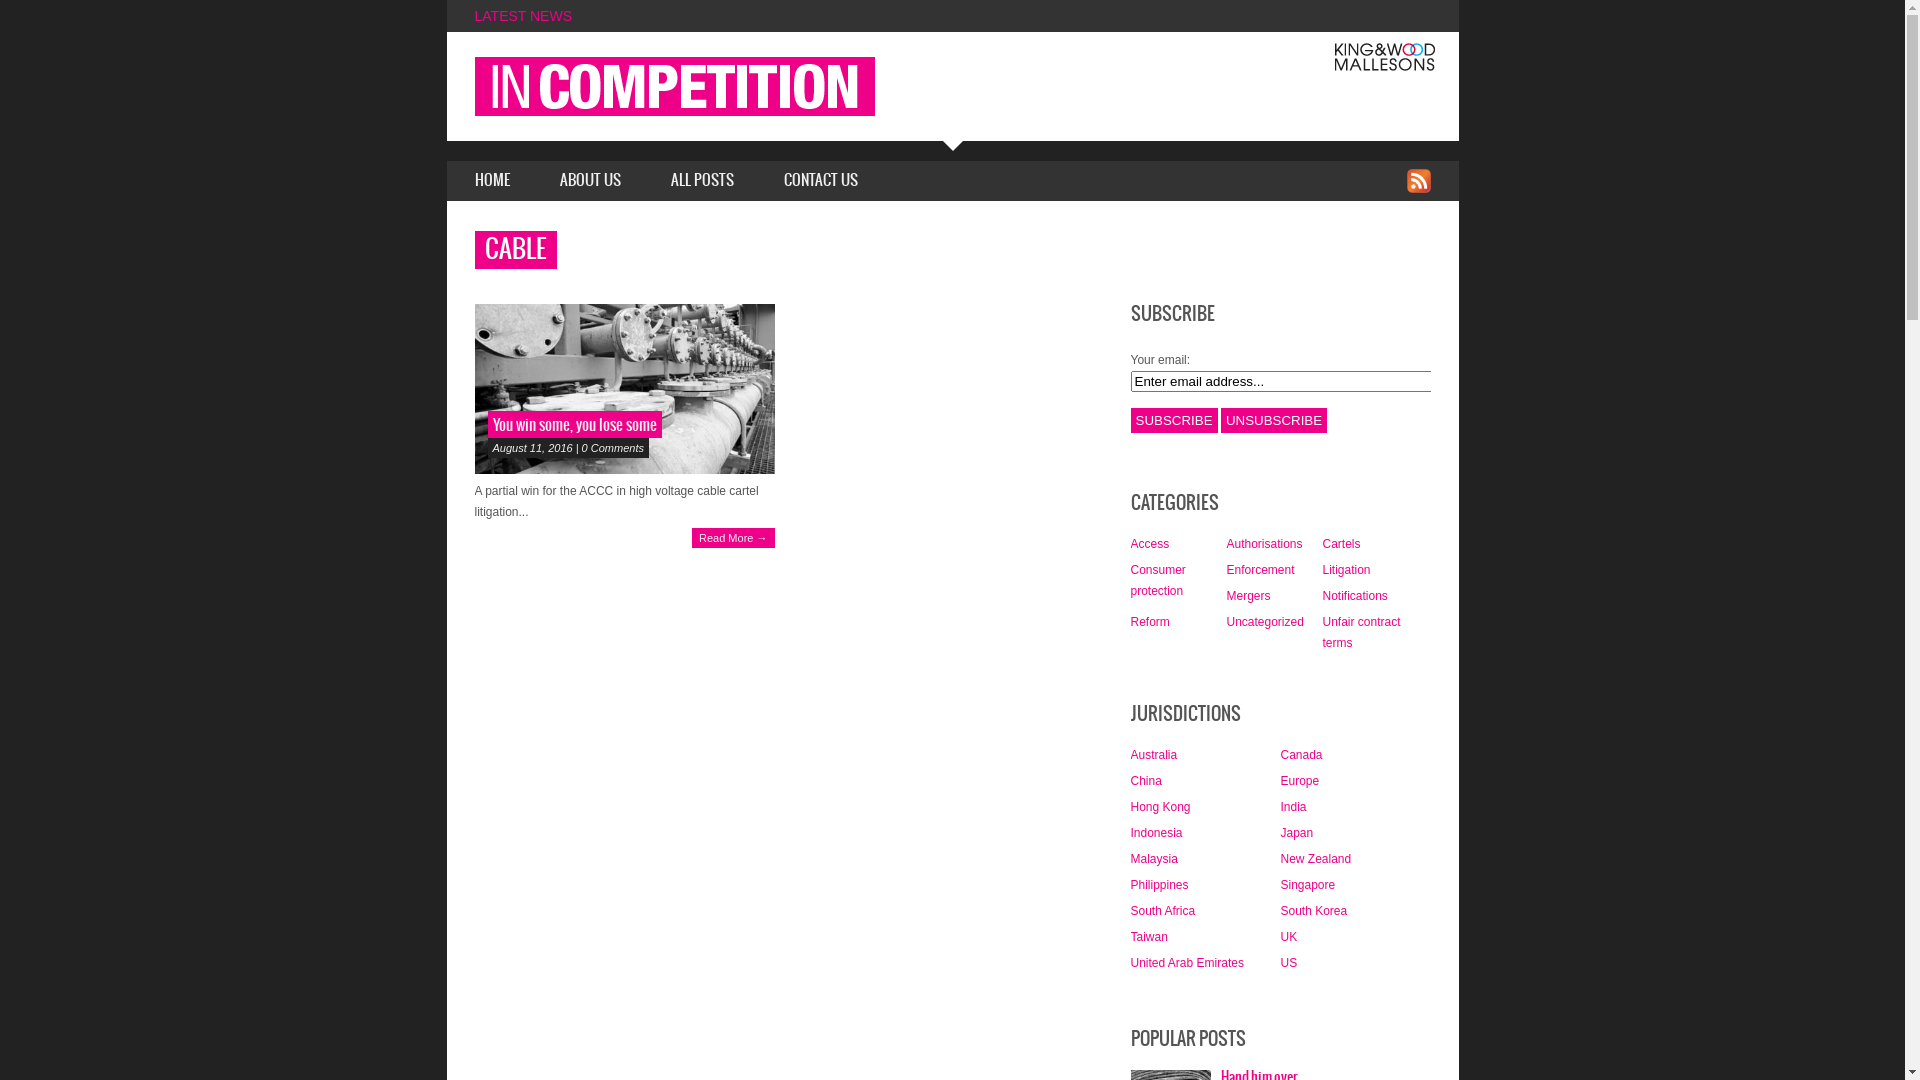 Image resolution: width=1920 pixels, height=1080 pixels. What do you see at coordinates (1345, 570) in the screenshot?
I see `'Litigation'` at bounding box center [1345, 570].